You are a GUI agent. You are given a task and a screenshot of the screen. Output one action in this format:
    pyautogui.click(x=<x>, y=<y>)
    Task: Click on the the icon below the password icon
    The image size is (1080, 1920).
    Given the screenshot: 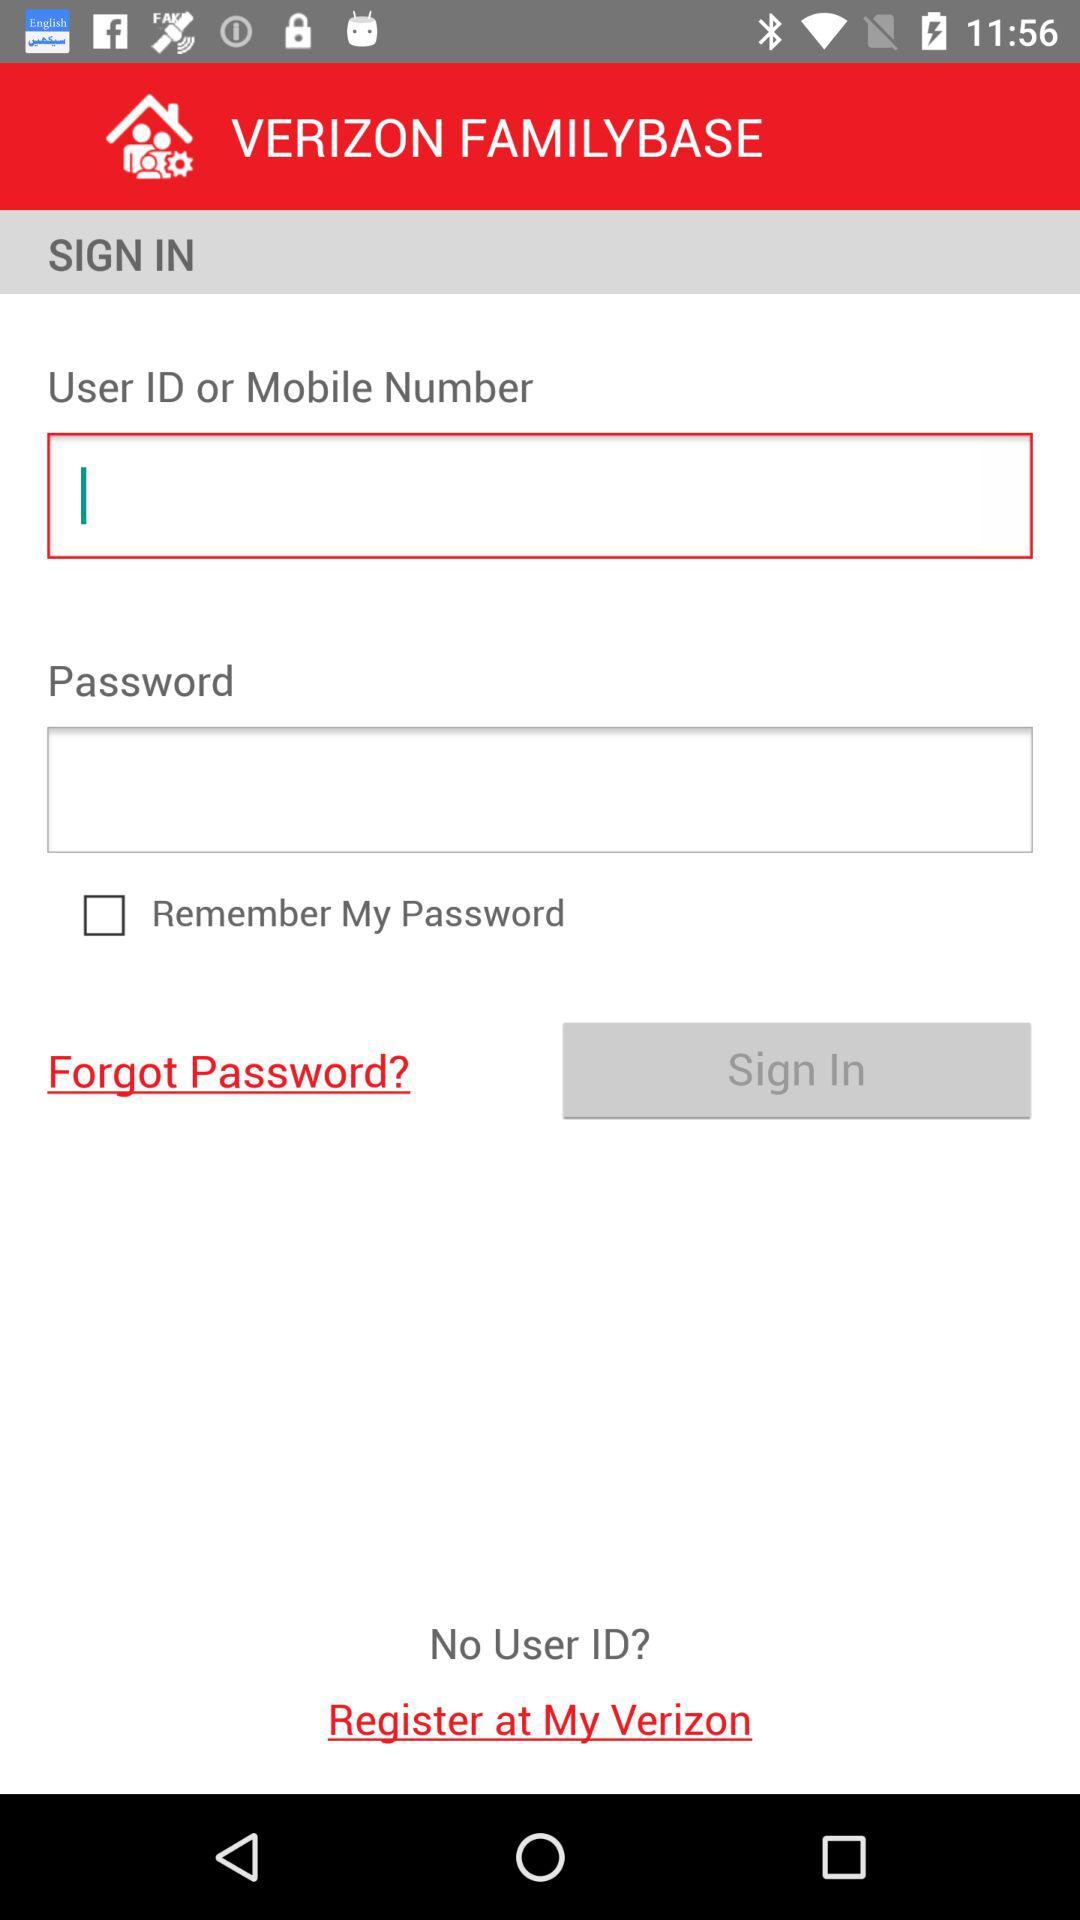 What is the action you would take?
    pyautogui.click(x=540, y=788)
    